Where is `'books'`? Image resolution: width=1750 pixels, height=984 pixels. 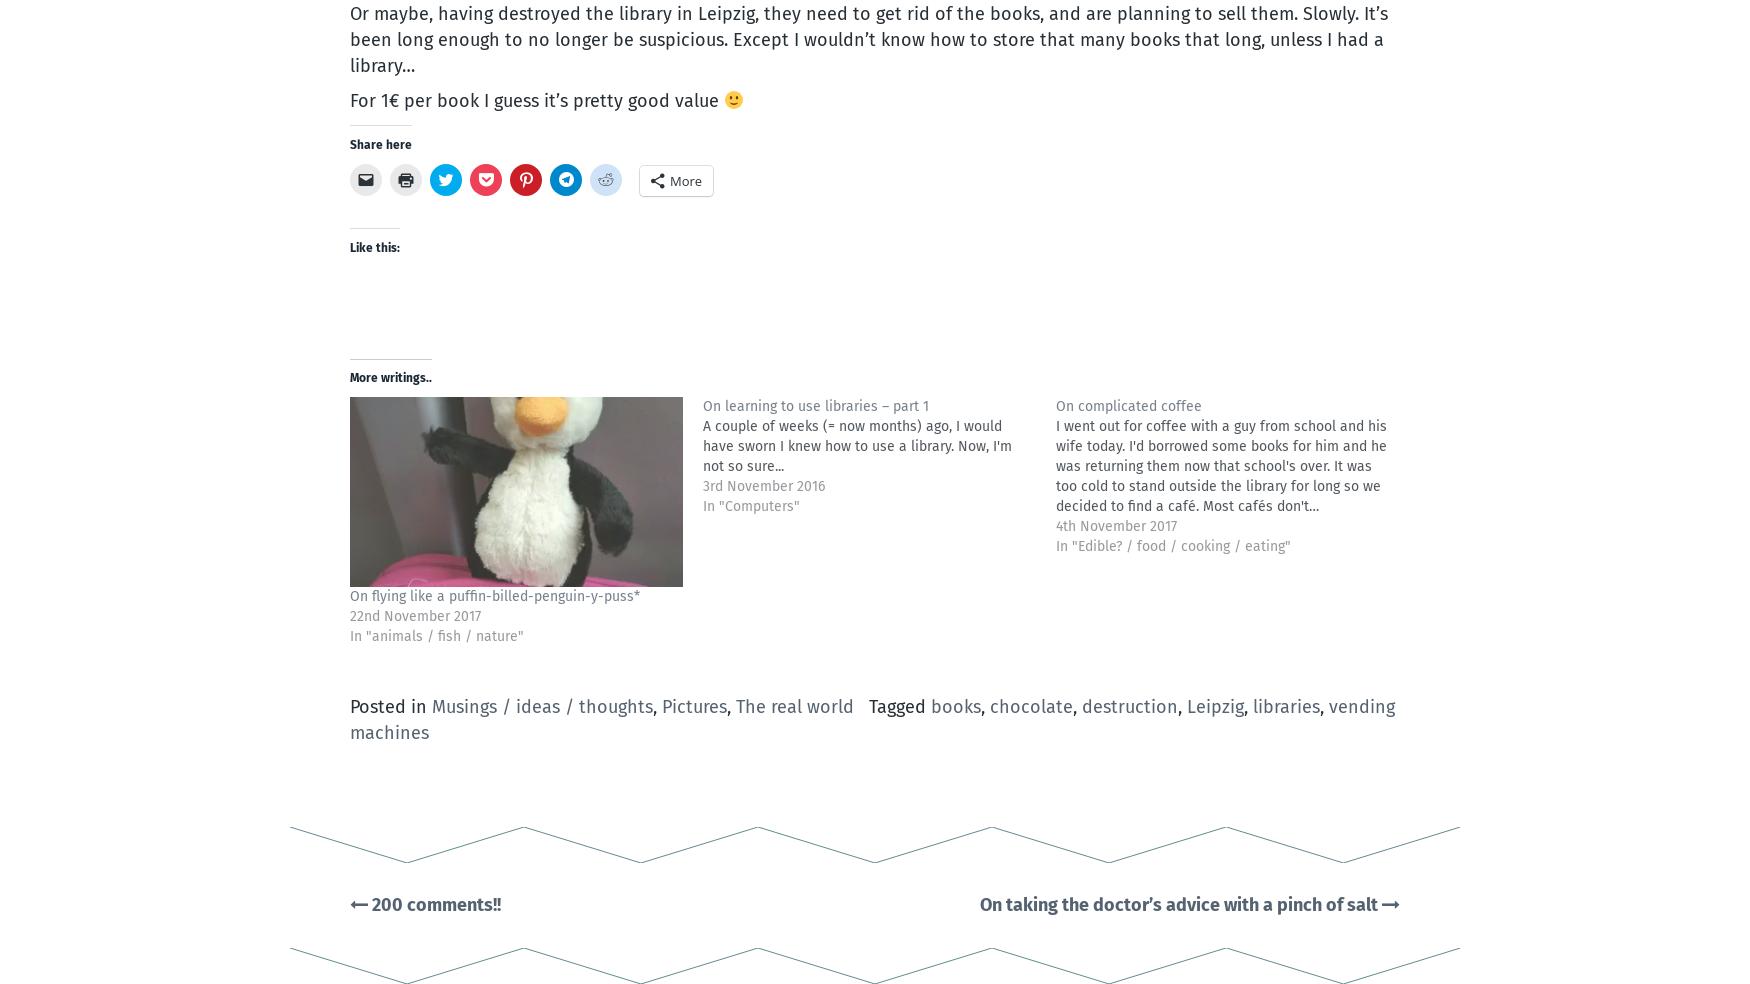
'books' is located at coordinates (956, 707).